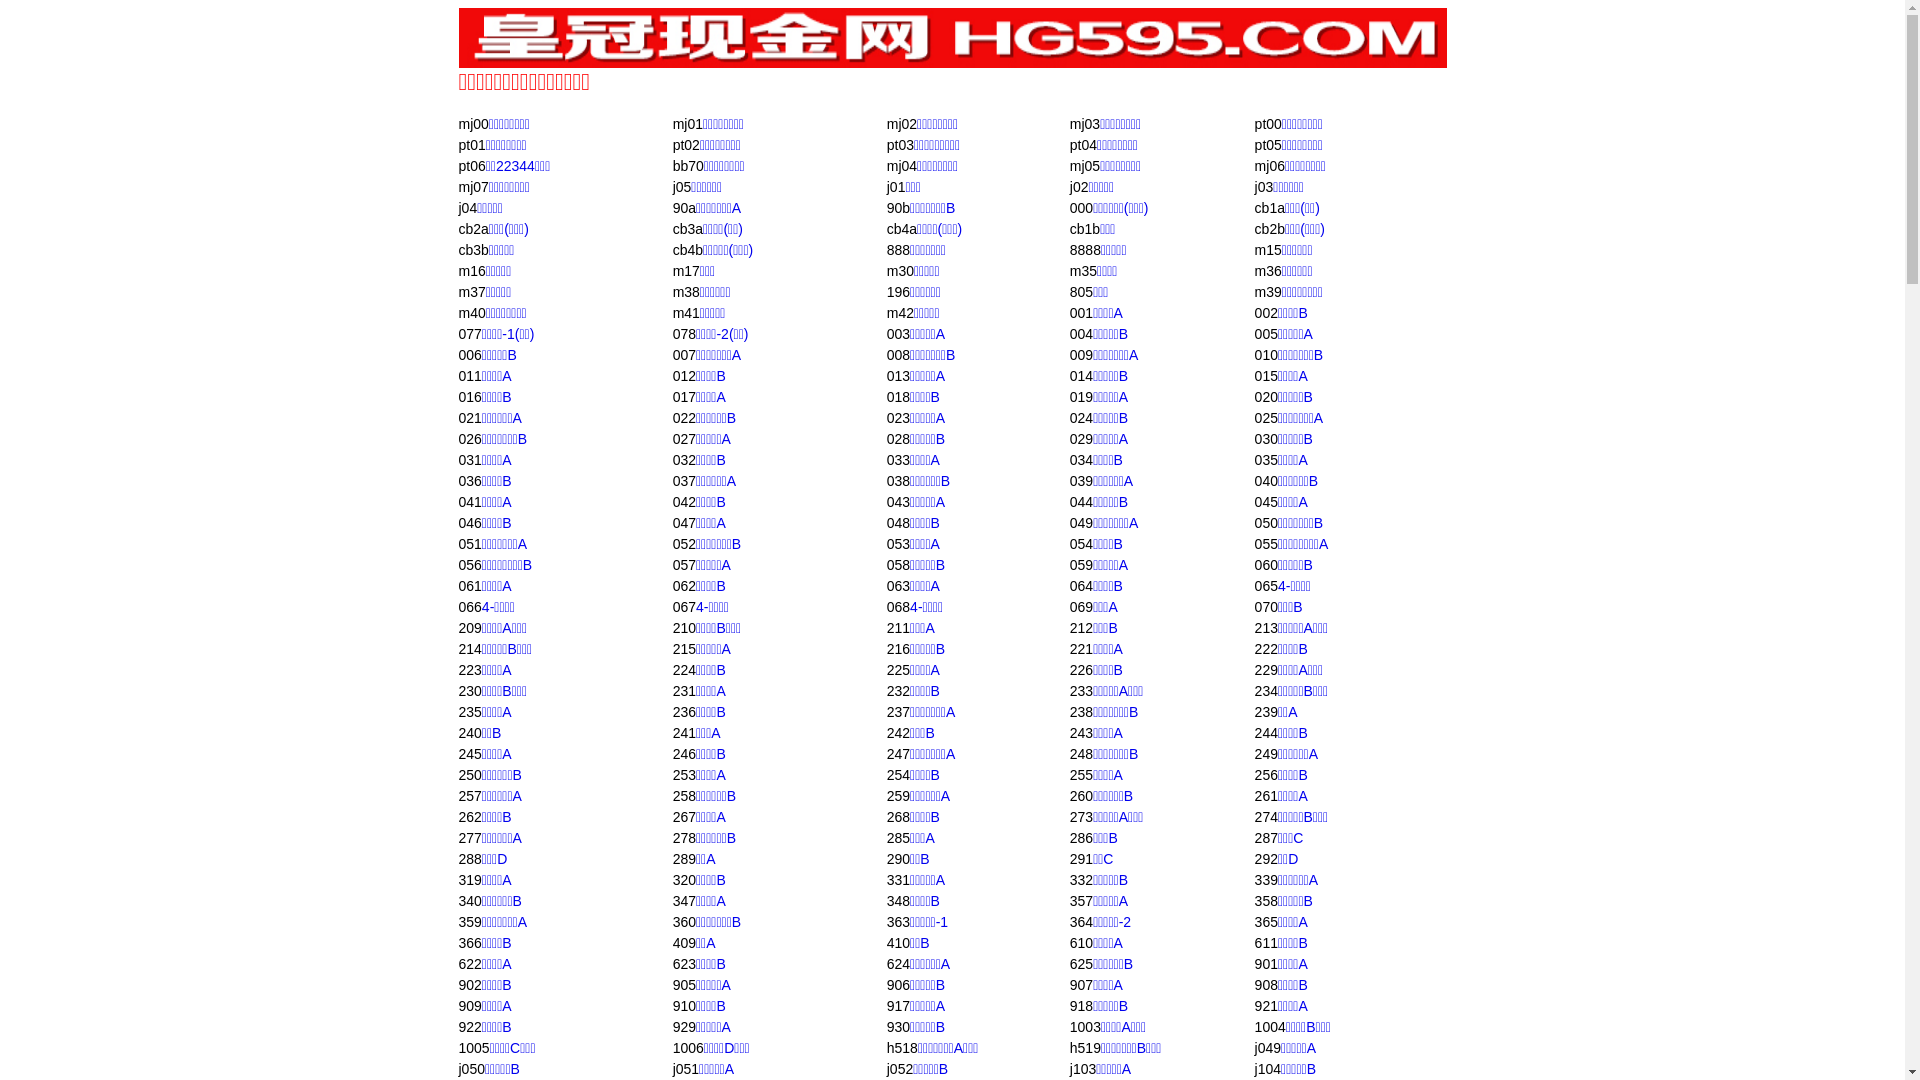  What do you see at coordinates (672, 670) in the screenshot?
I see `'224'` at bounding box center [672, 670].